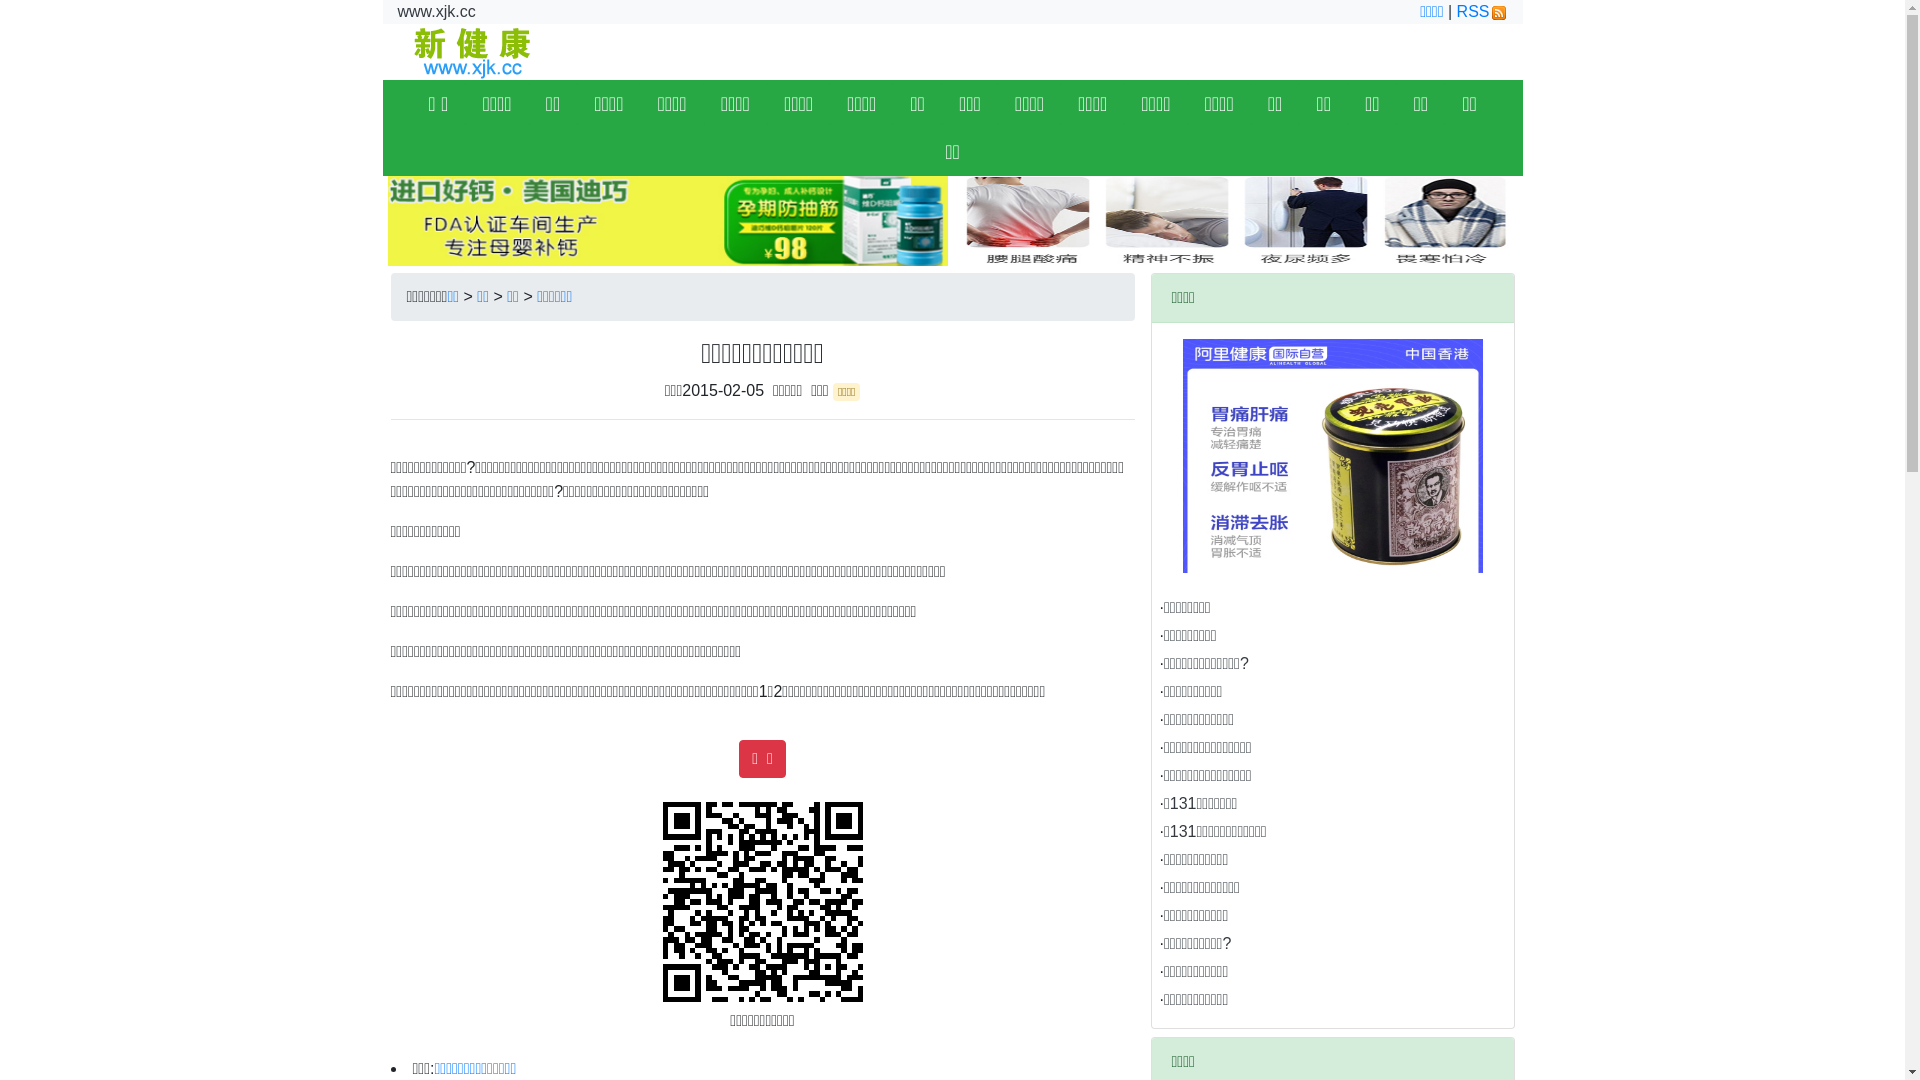 The height and width of the screenshot is (1080, 1920). I want to click on 'RSS', so click(1482, 11).